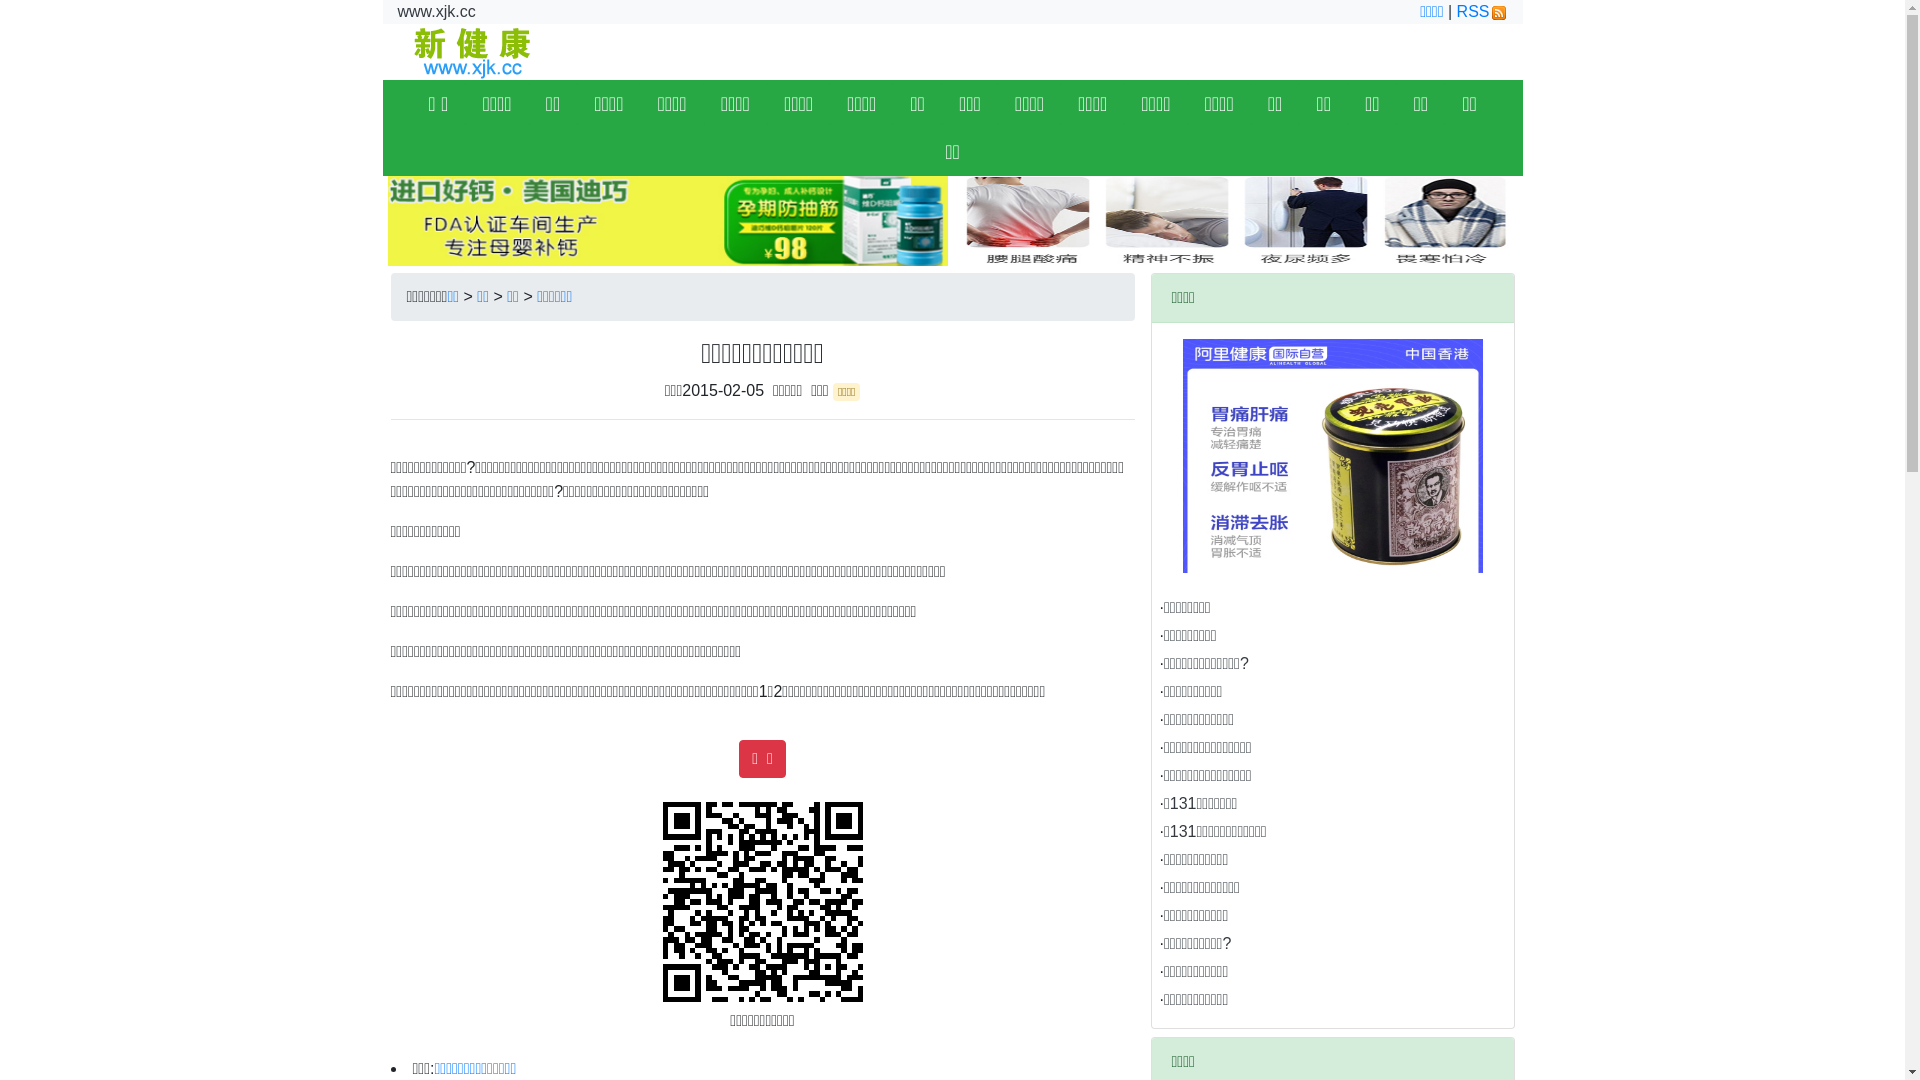 The height and width of the screenshot is (1080, 1920). I want to click on 'RSS', so click(1482, 11).